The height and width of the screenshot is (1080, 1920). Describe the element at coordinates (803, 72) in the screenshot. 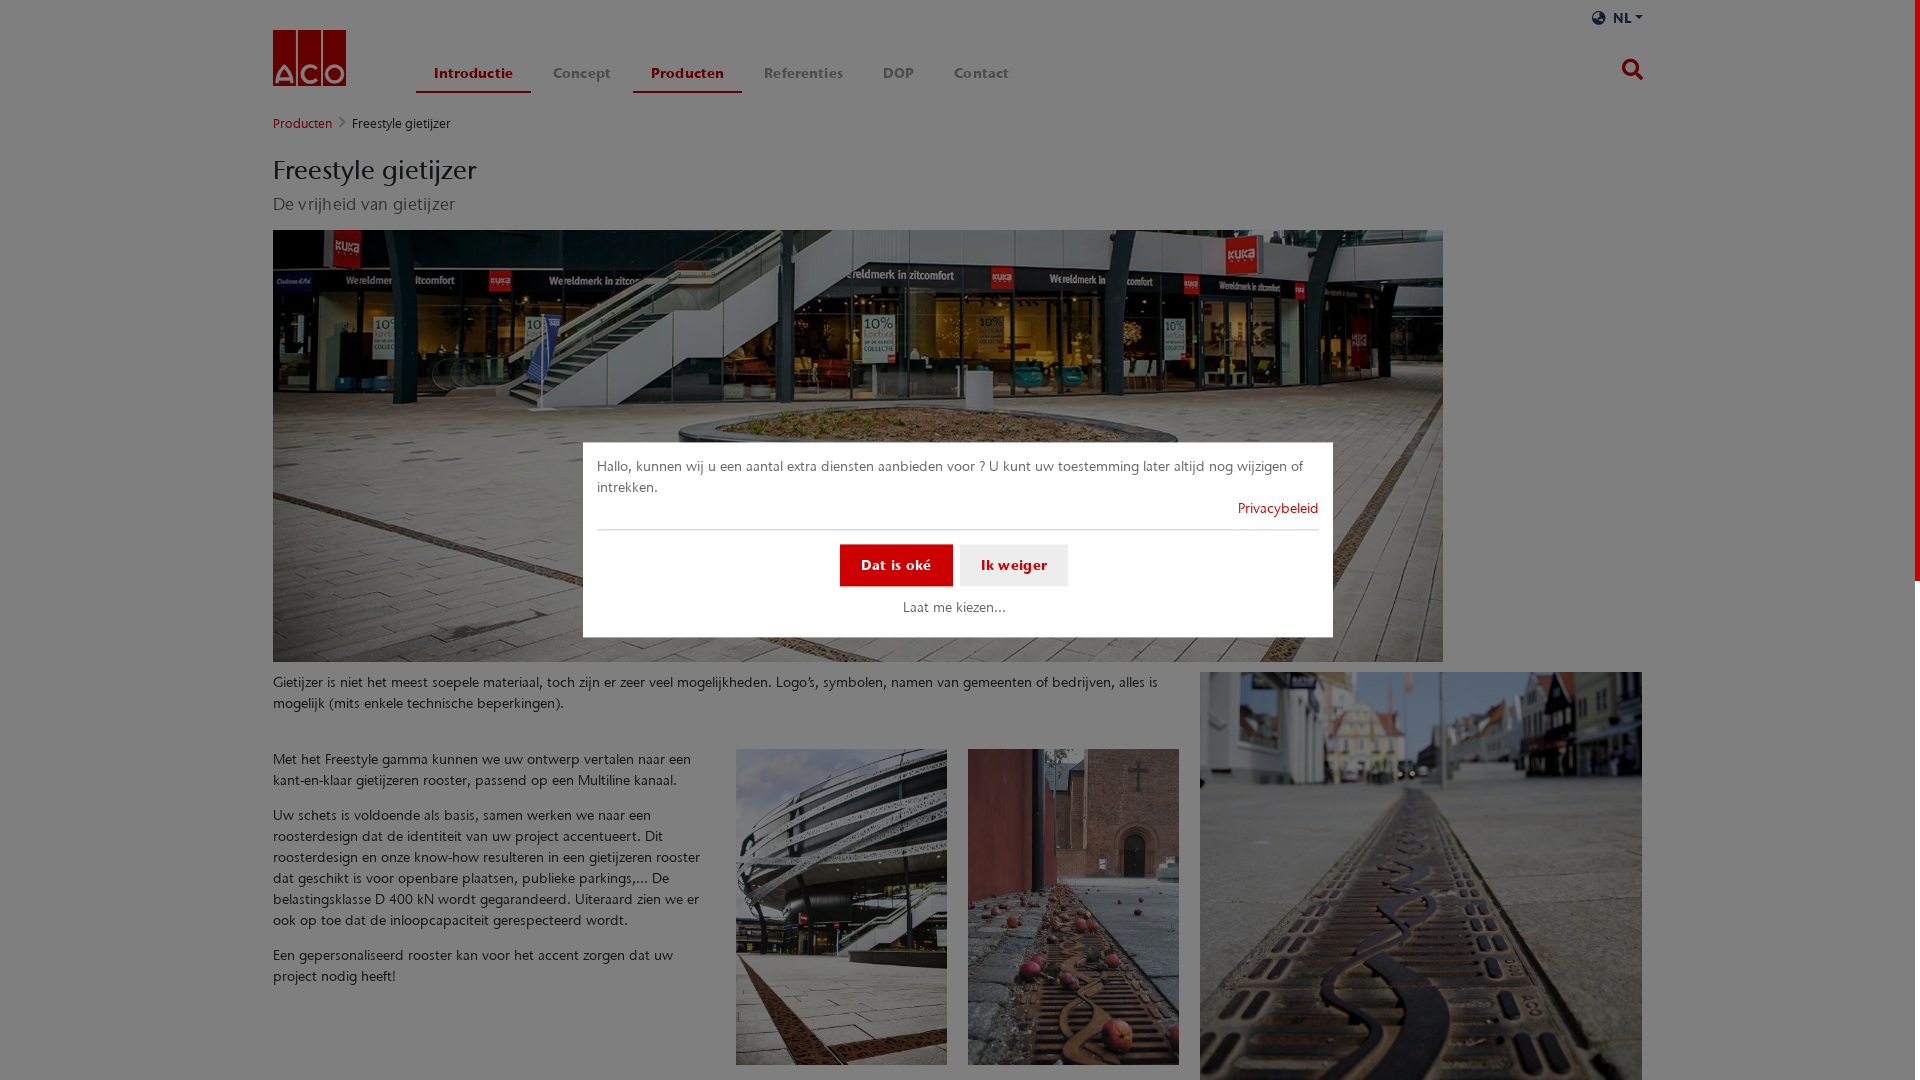

I see `'Referenties'` at that location.